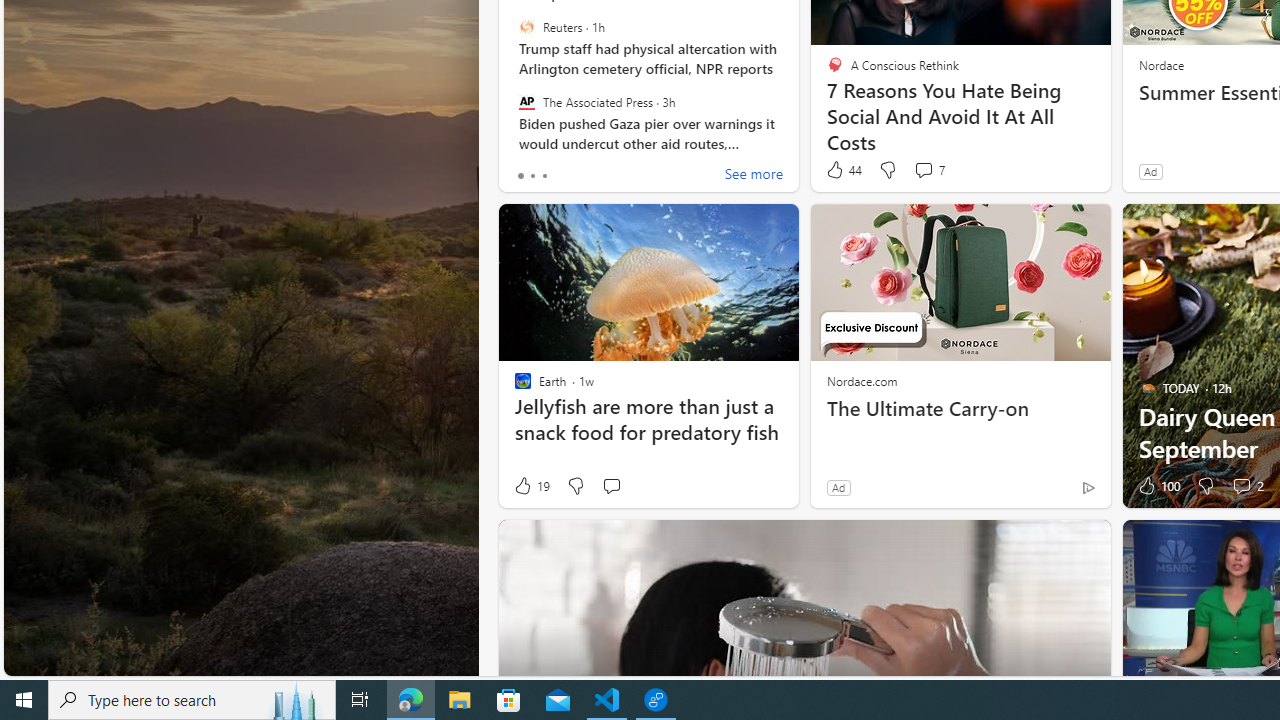 This screenshot has width=1280, height=720. What do you see at coordinates (526, 101) in the screenshot?
I see `'The Associated Press'` at bounding box center [526, 101].